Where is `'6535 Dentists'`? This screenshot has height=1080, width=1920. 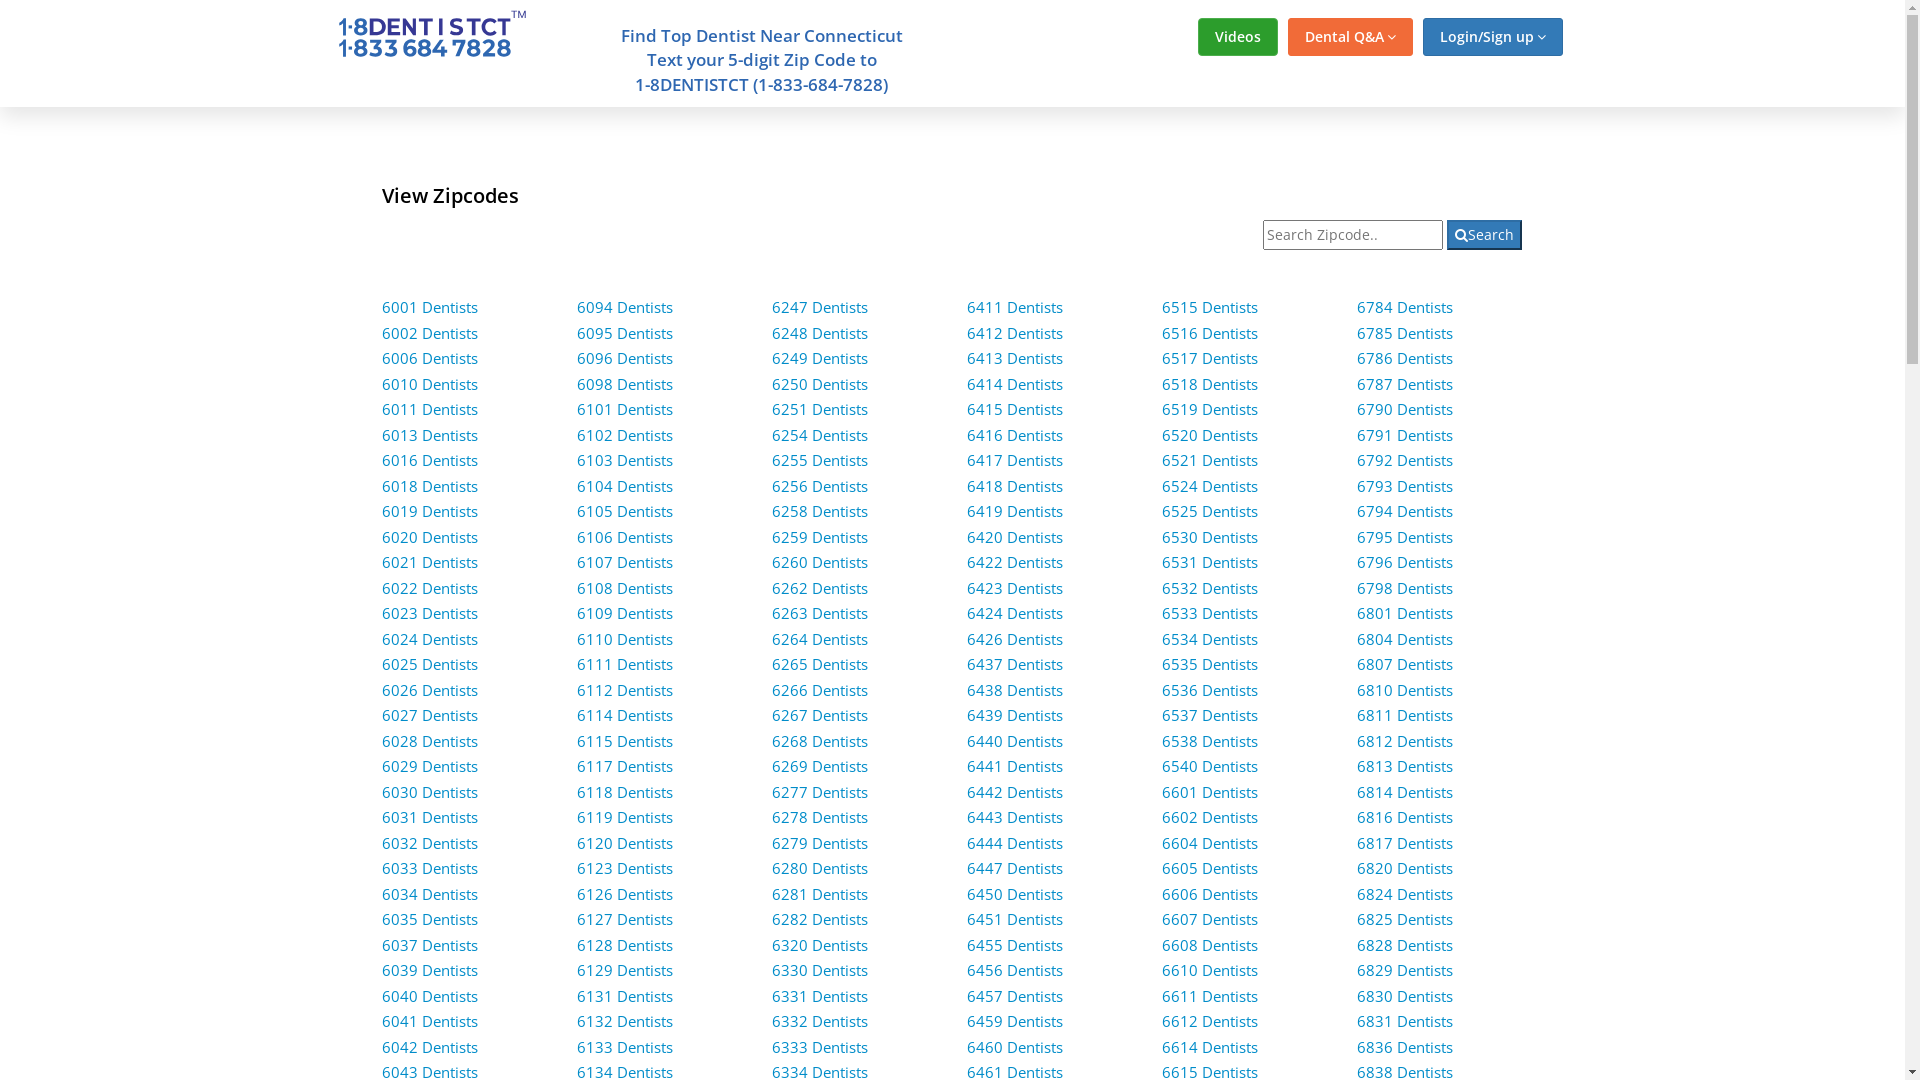
'6535 Dentists' is located at coordinates (1161, 663).